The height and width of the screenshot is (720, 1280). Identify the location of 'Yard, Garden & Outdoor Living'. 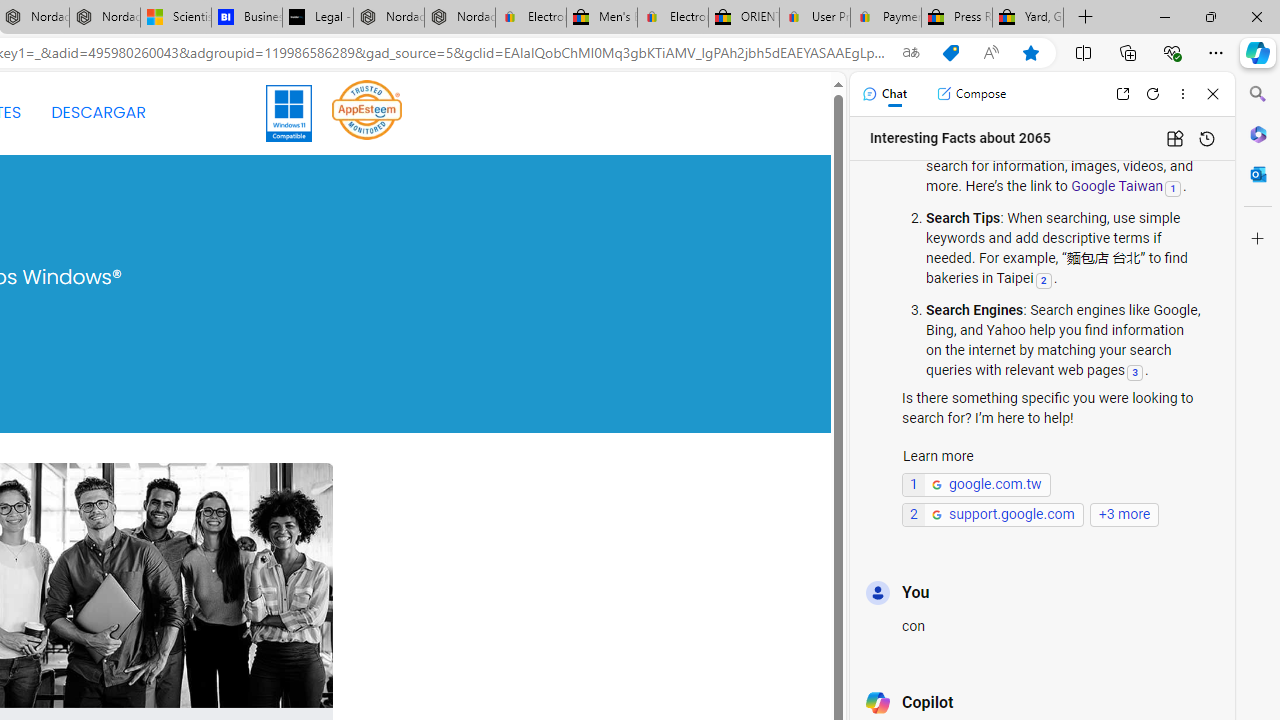
(1028, 17).